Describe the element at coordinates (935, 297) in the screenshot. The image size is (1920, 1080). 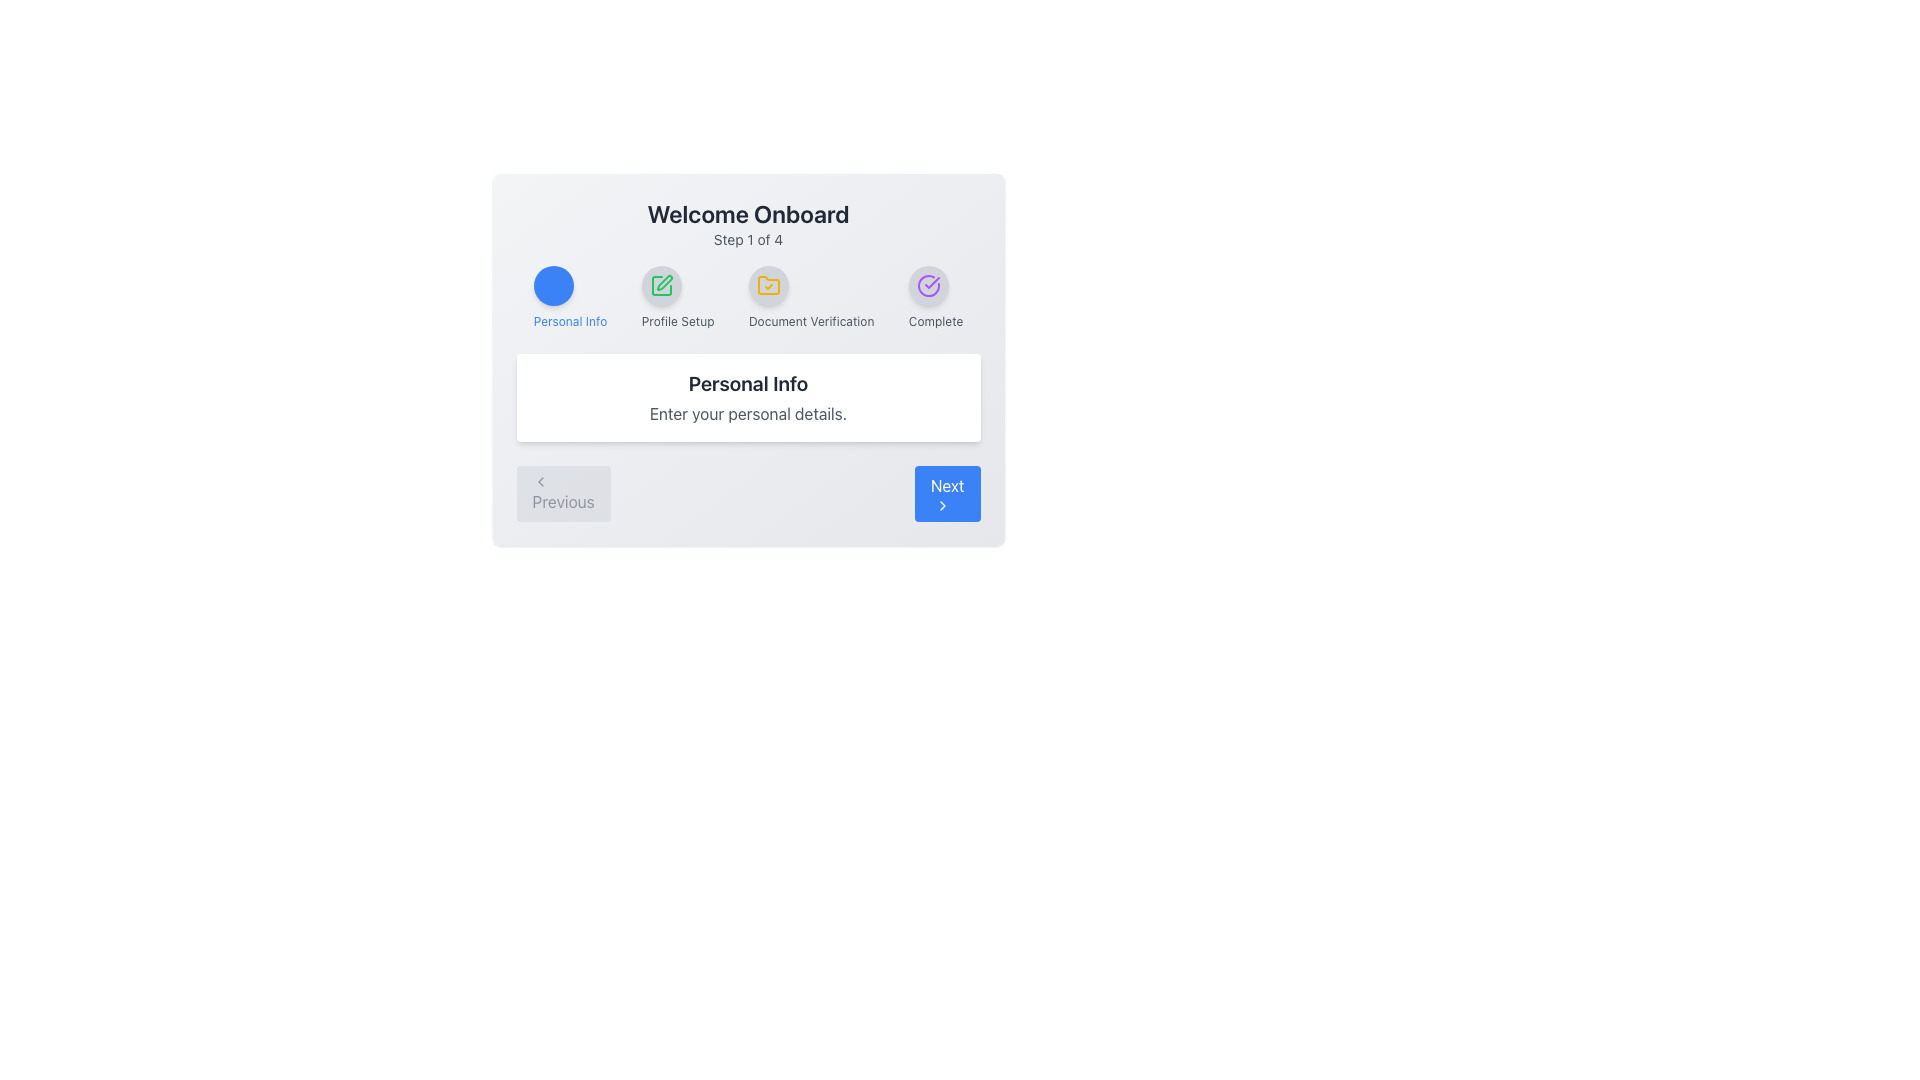
I see `the 'Complete' stage Progress Indicator Icon and Label, which is the last item in the progress sequence located at the far-right of the progress indicator section` at that location.